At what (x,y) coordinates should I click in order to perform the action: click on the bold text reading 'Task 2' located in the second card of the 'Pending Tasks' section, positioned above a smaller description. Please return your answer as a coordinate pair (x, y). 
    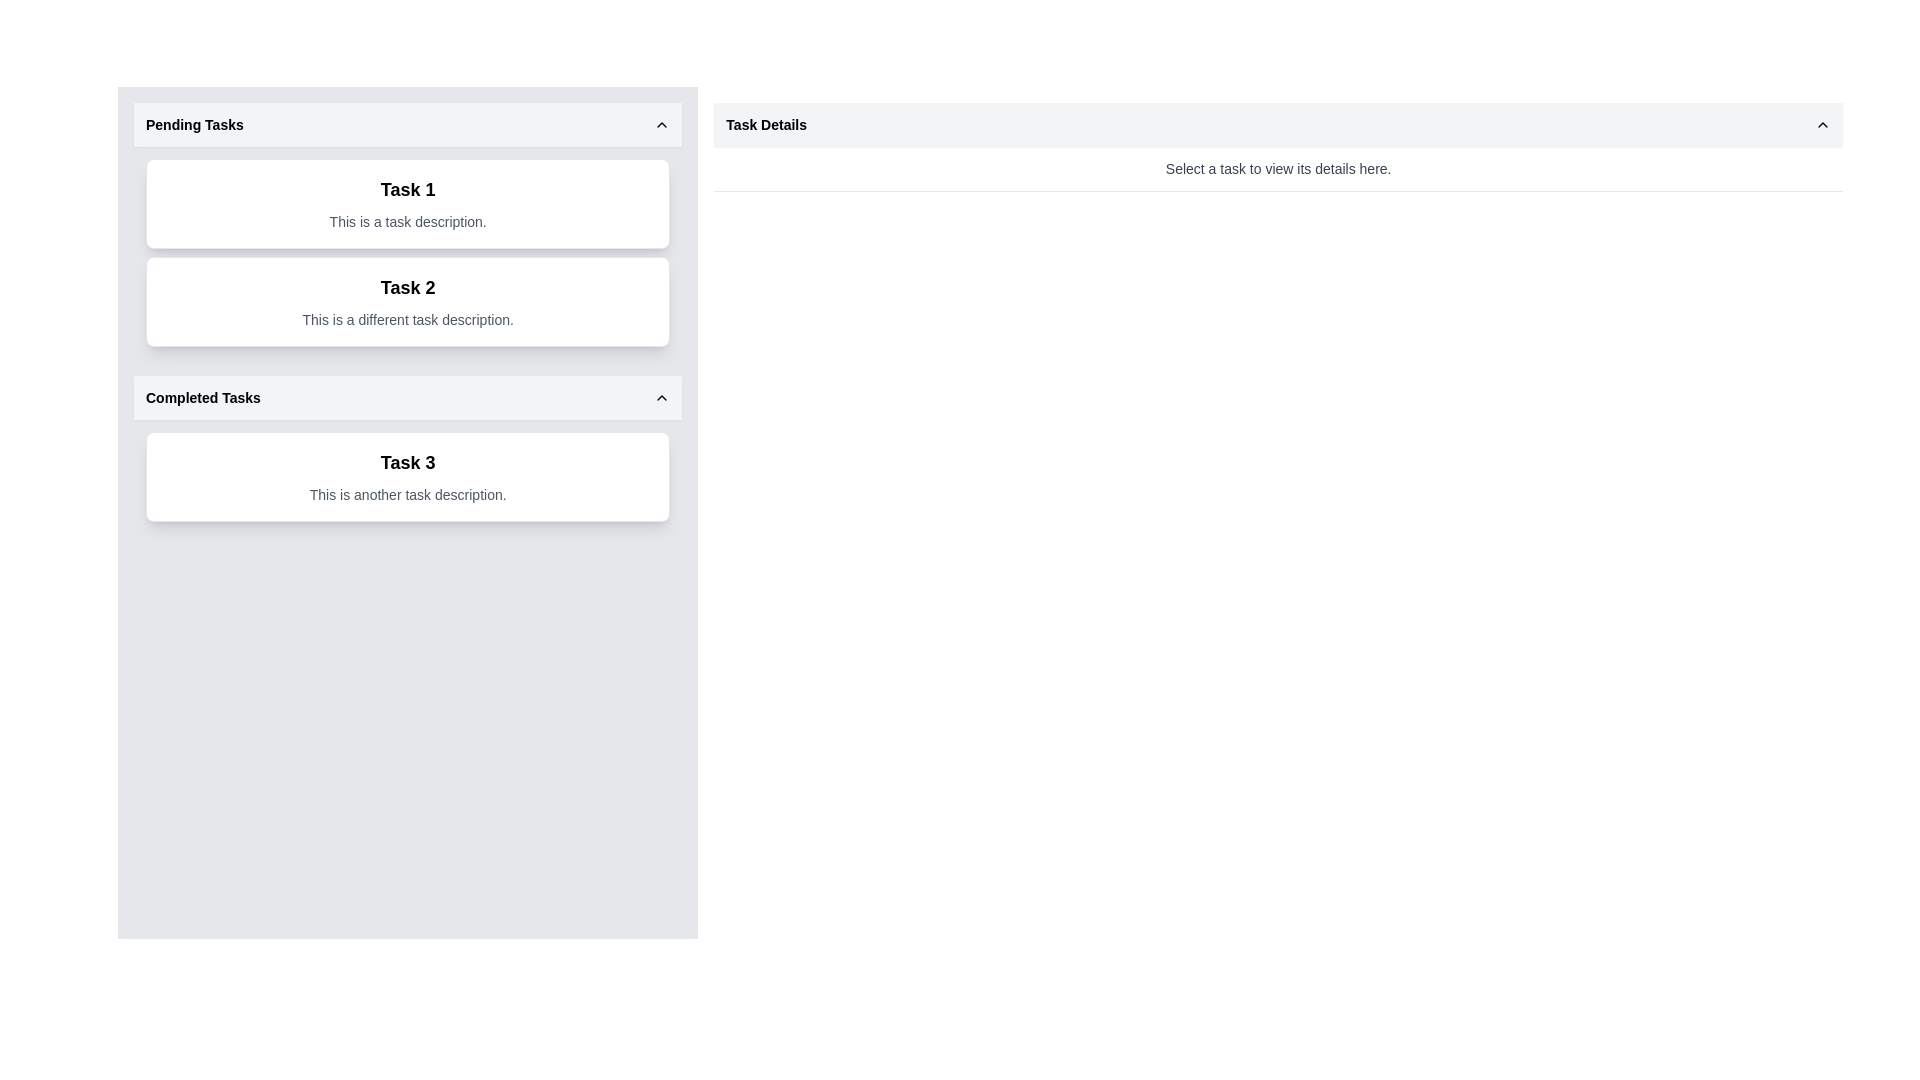
    Looking at the image, I should click on (407, 288).